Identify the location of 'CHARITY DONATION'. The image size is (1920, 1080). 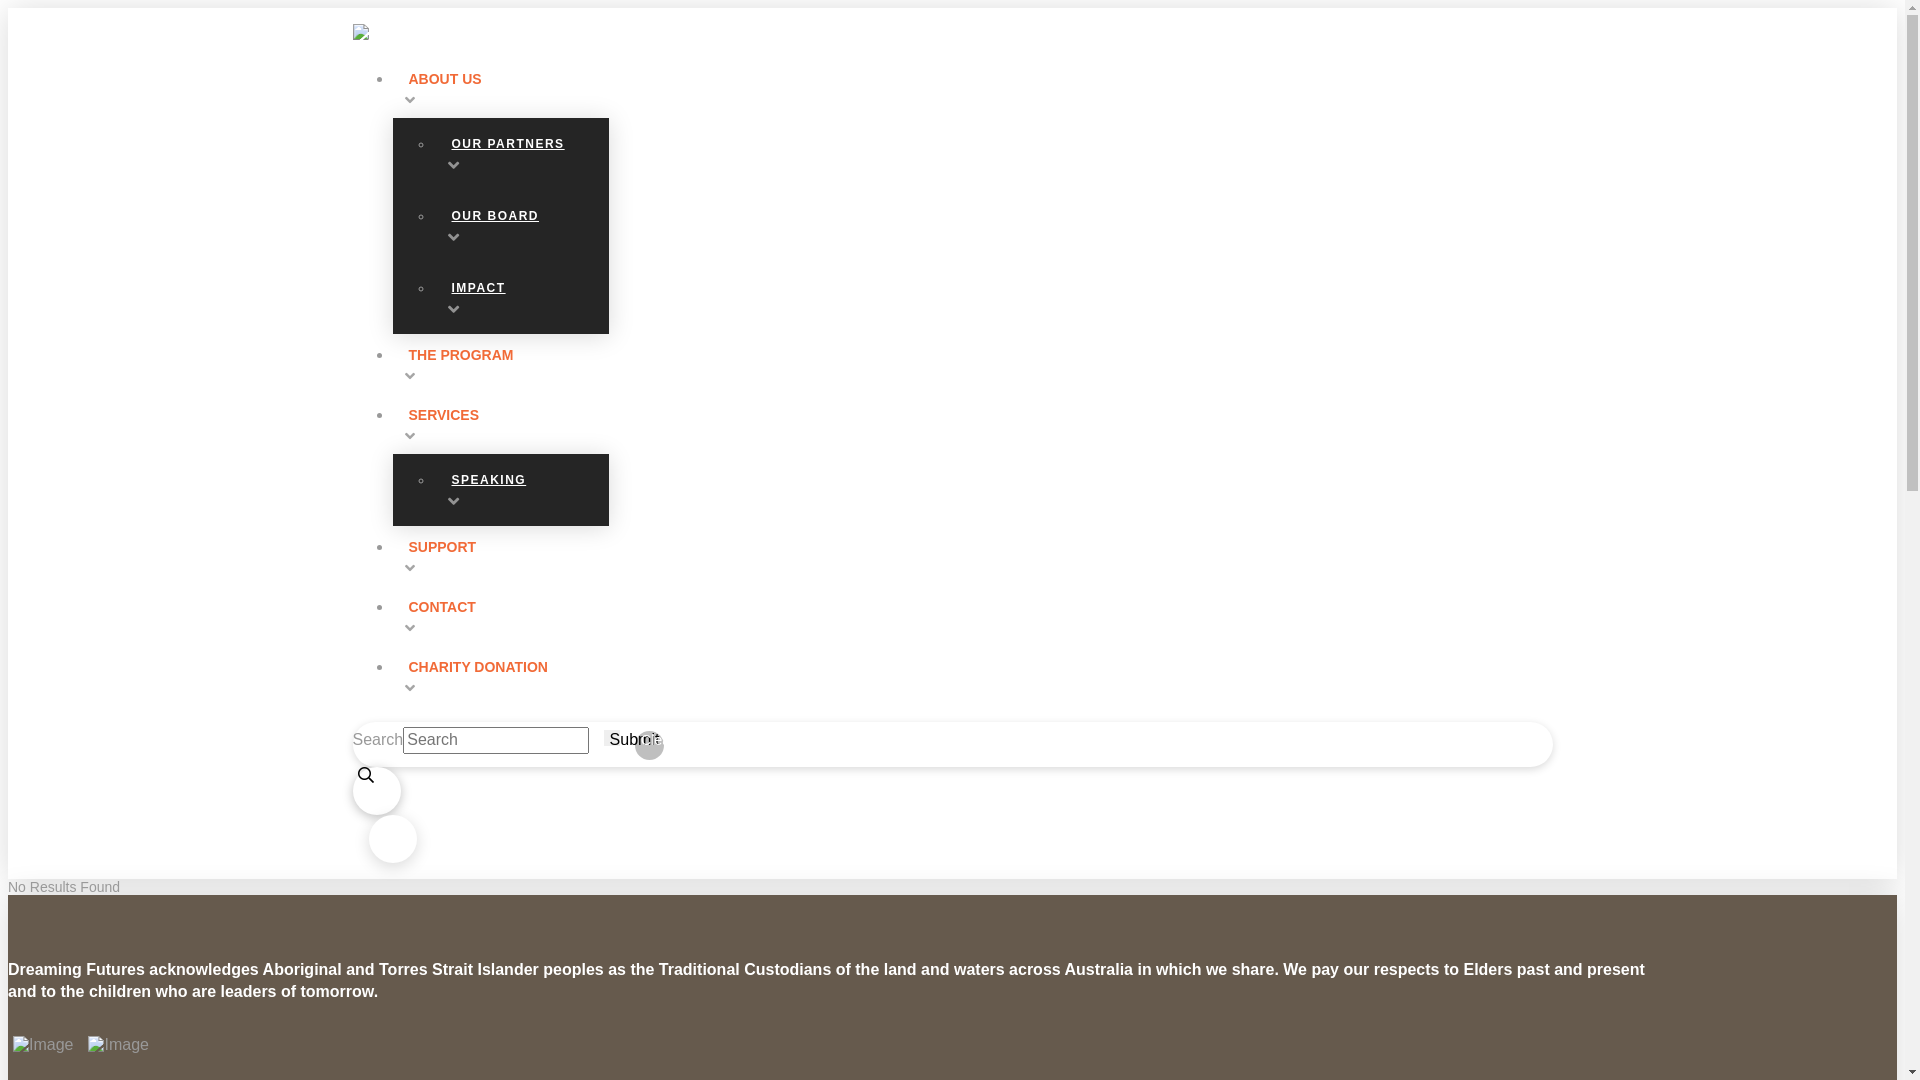
(392, 675).